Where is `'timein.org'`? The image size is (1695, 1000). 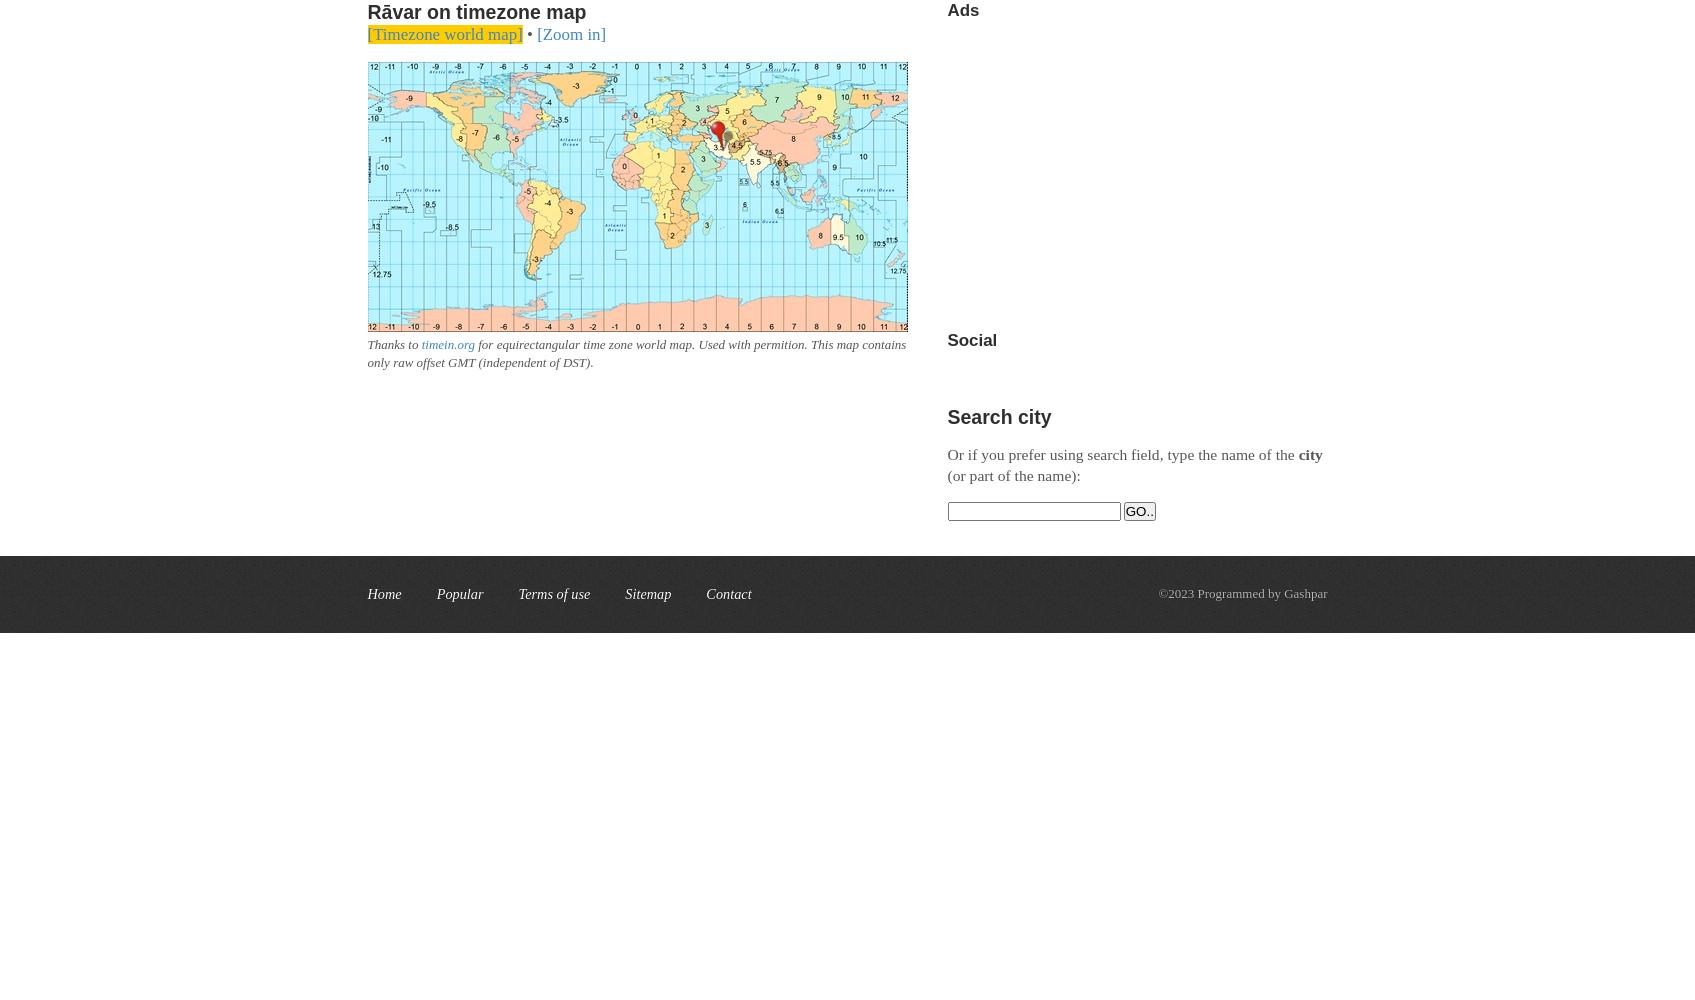
'timein.org' is located at coordinates (447, 343).